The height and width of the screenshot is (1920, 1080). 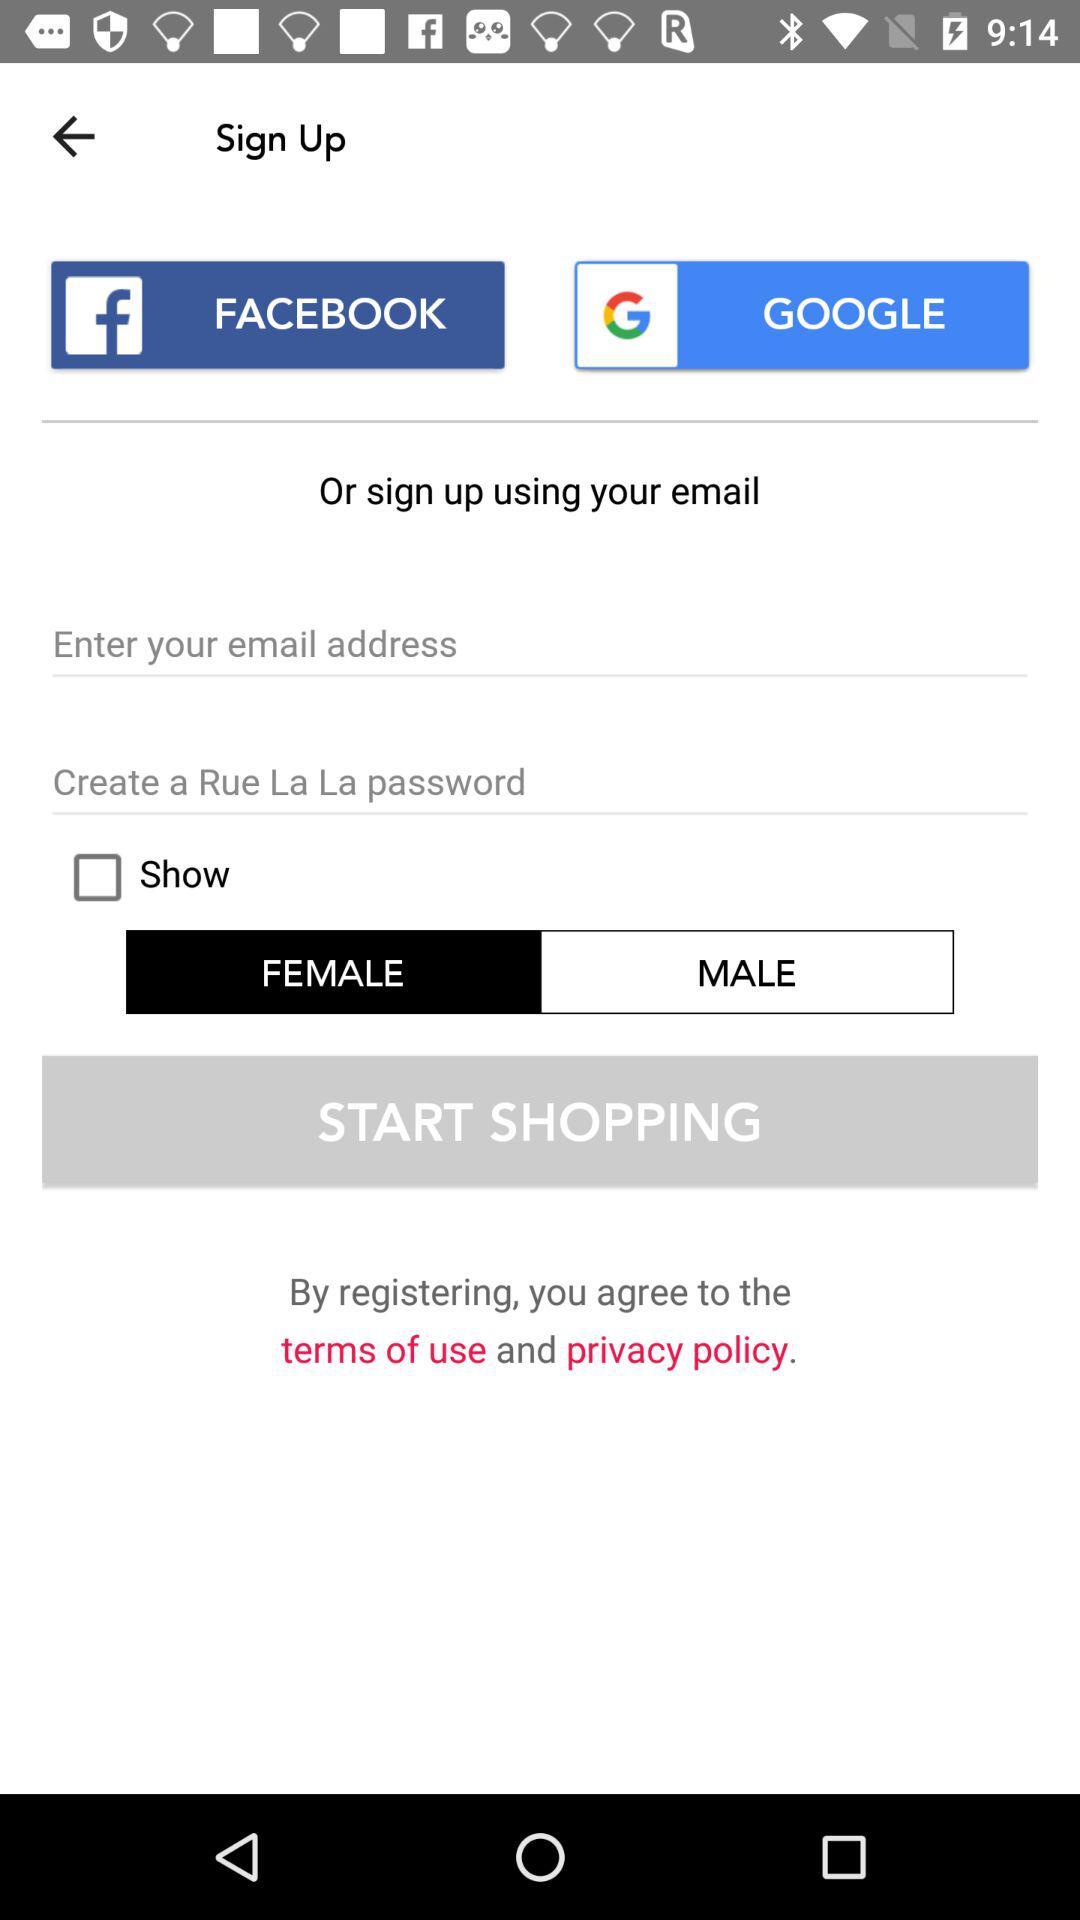 What do you see at coordinates (540, 1117) in the screenshot?
I see `the icon above by registering you item` at bounding box center [540, 1117].